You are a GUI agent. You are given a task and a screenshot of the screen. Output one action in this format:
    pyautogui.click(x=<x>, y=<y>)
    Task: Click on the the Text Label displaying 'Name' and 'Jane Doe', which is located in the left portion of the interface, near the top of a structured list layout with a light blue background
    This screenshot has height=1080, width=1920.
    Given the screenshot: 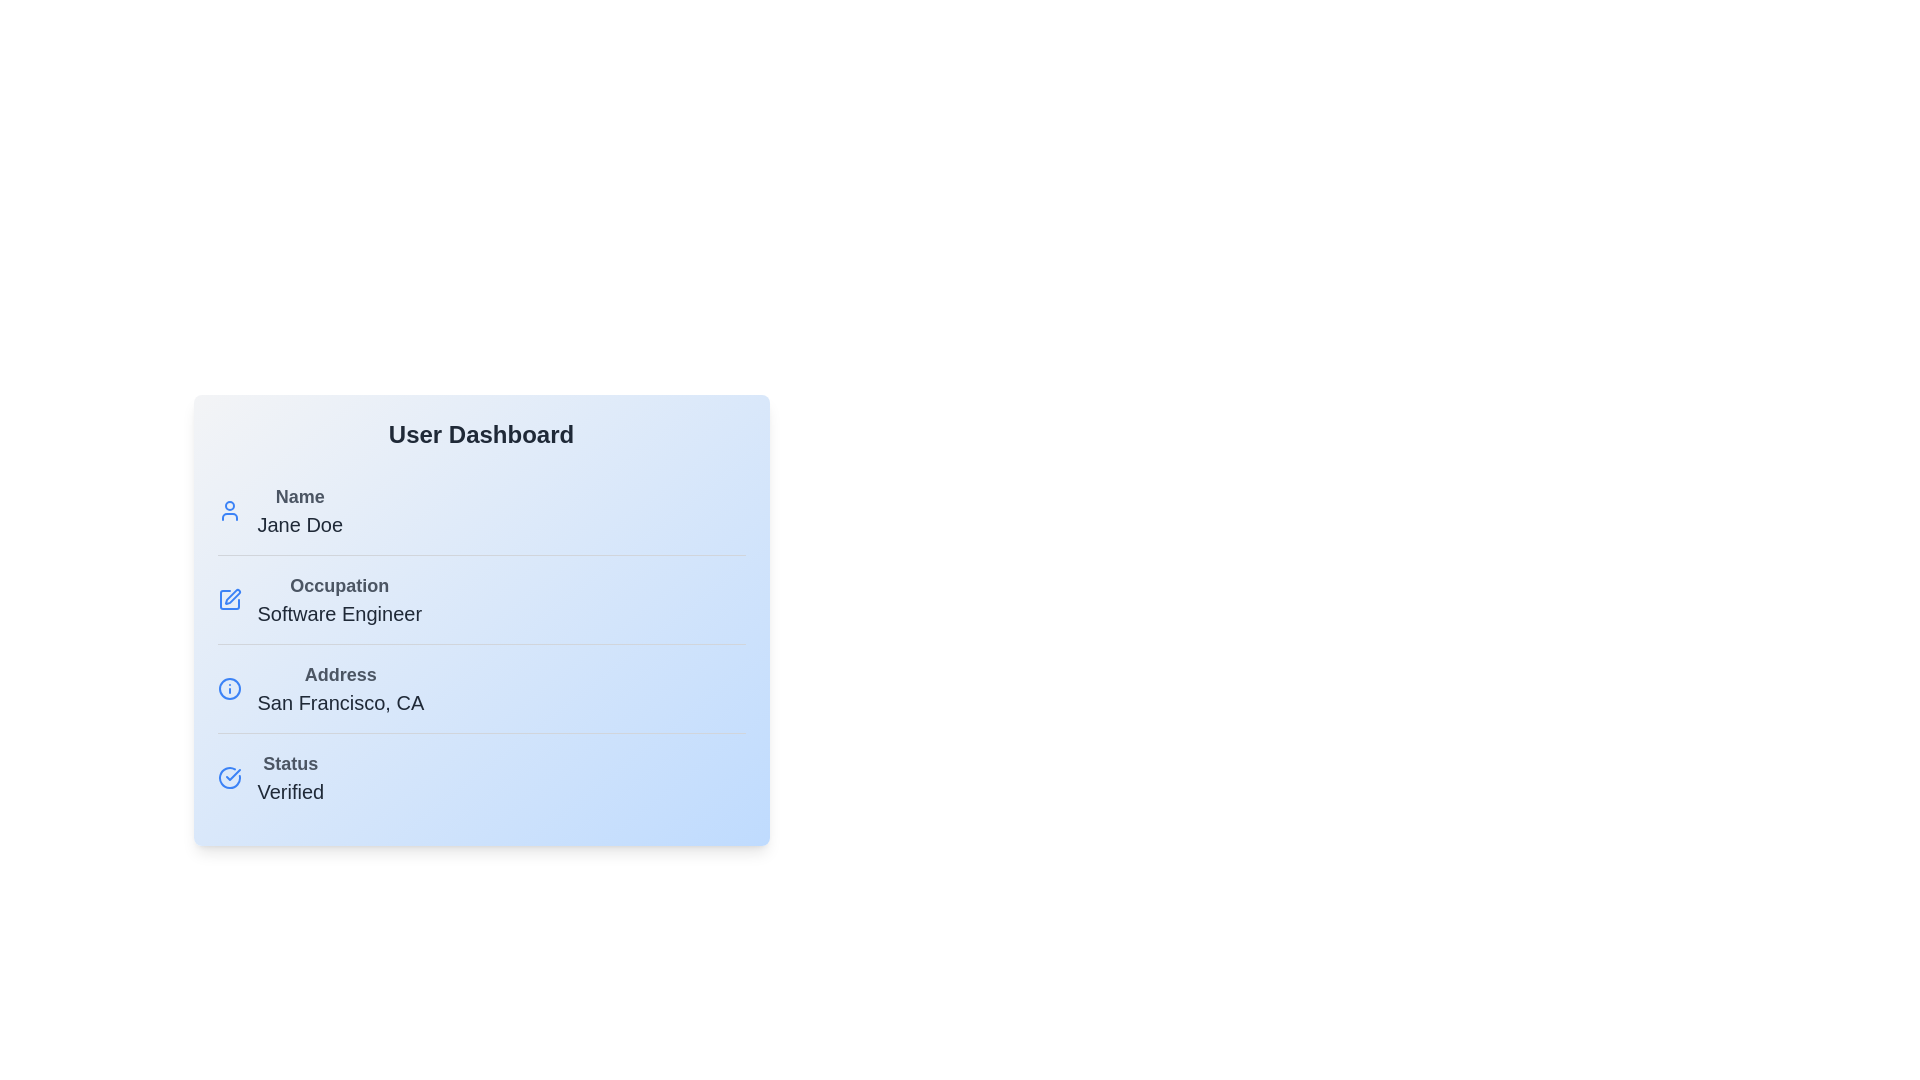 What is the action you would take?
    pyautogui.click(x=299, y=509)
    